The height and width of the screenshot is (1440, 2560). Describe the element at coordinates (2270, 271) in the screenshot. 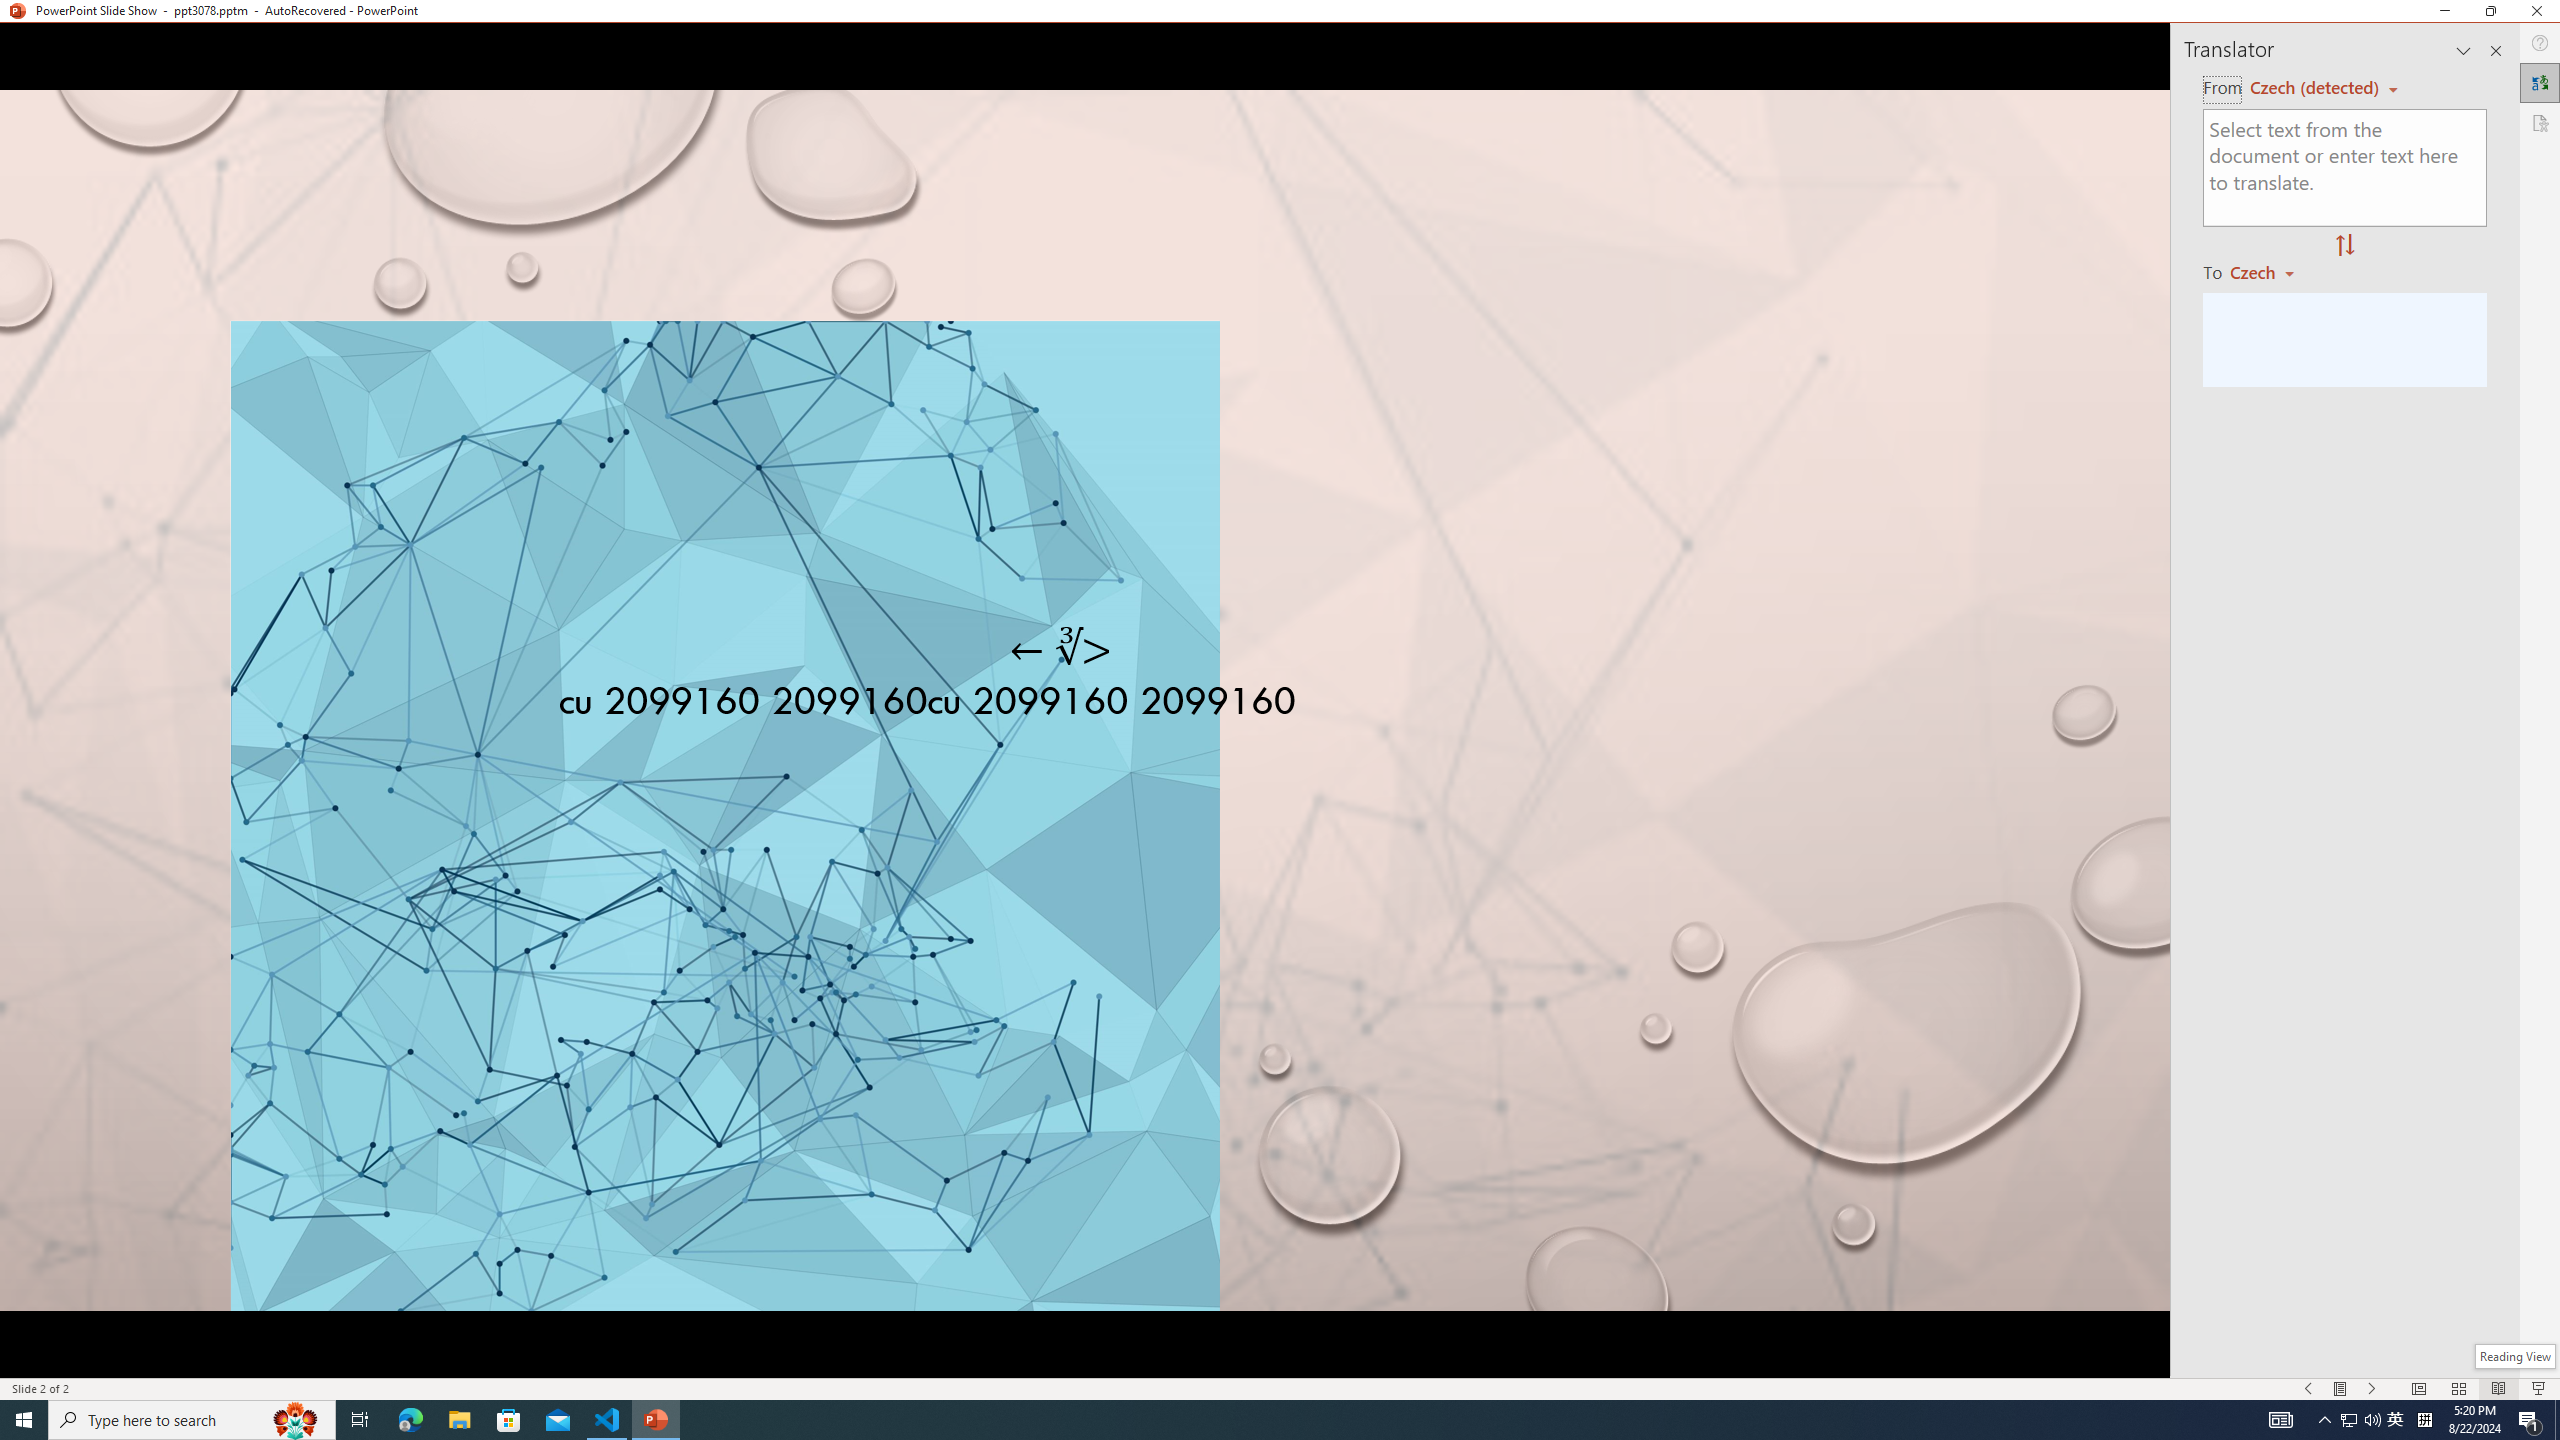

I see `'Czech'` at that location.